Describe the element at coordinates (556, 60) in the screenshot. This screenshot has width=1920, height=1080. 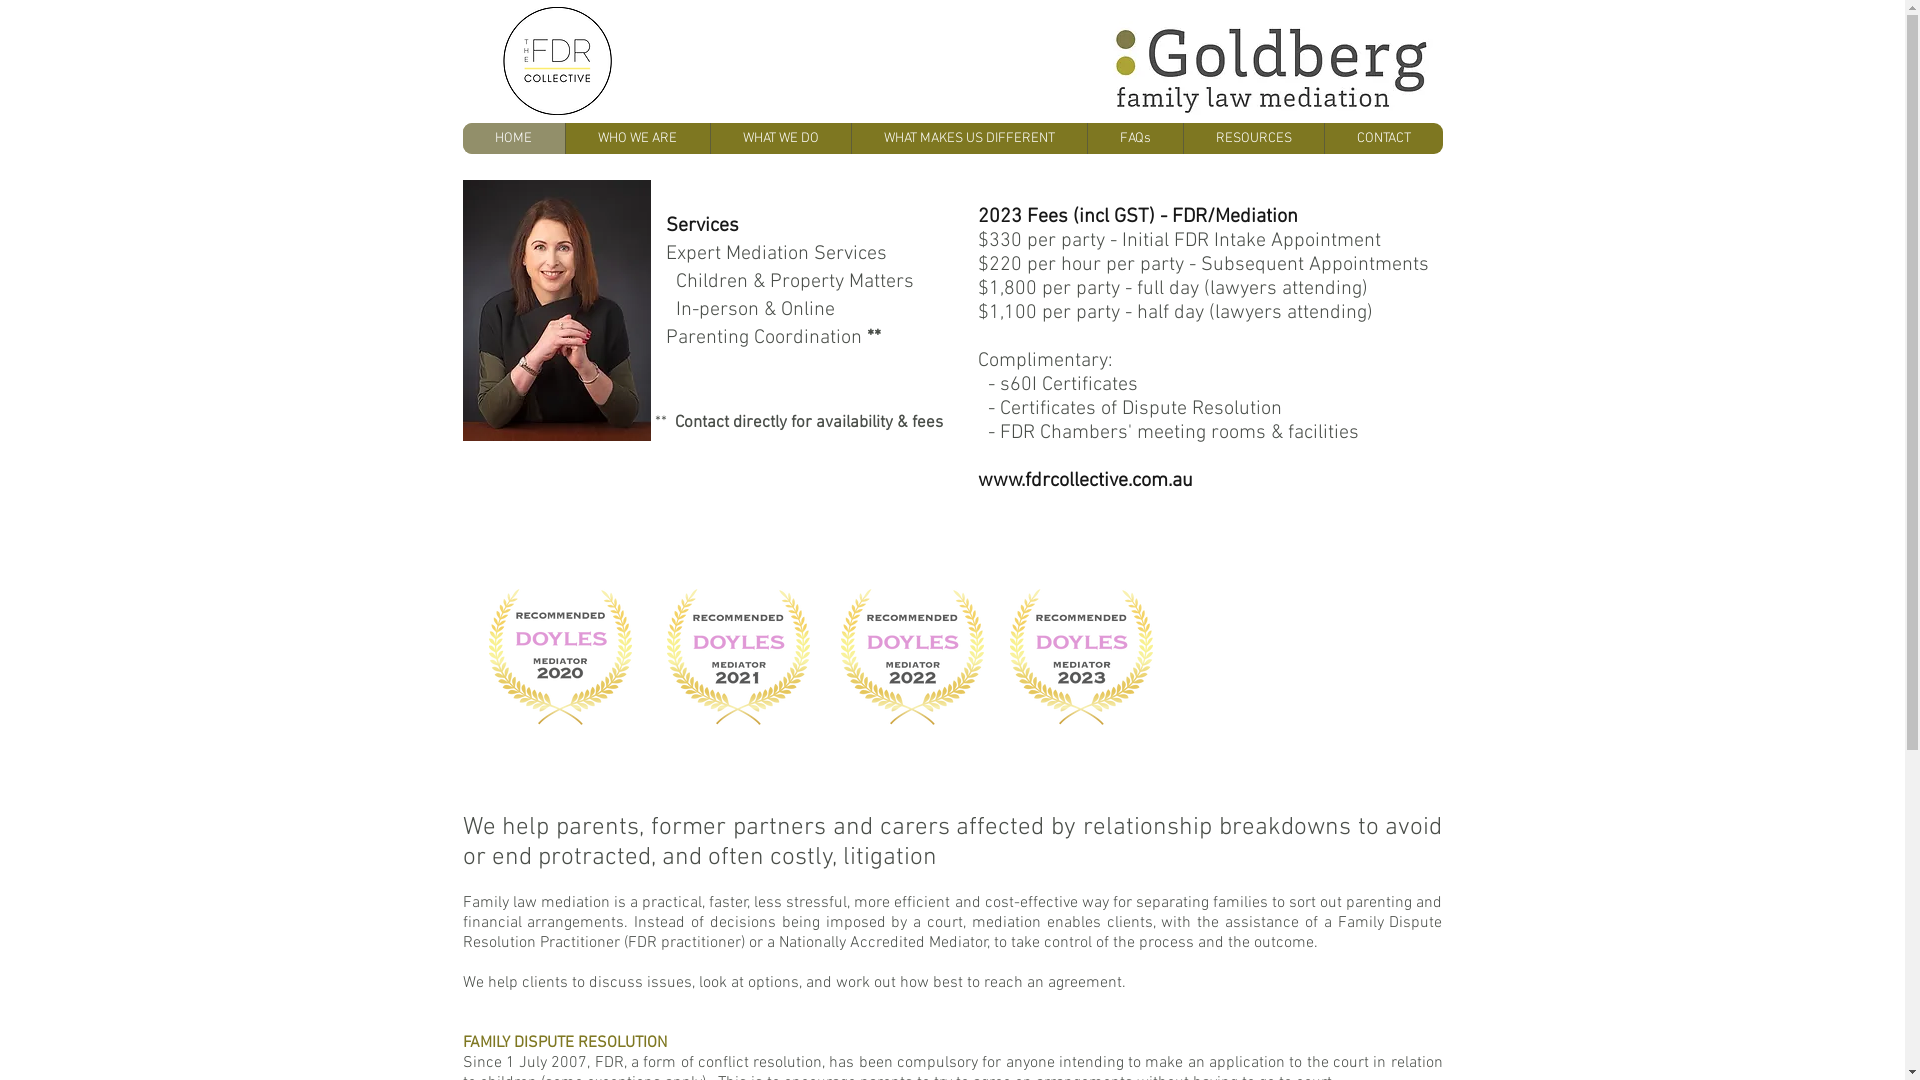
I see `'FDR Collective - White.png'` at that location.